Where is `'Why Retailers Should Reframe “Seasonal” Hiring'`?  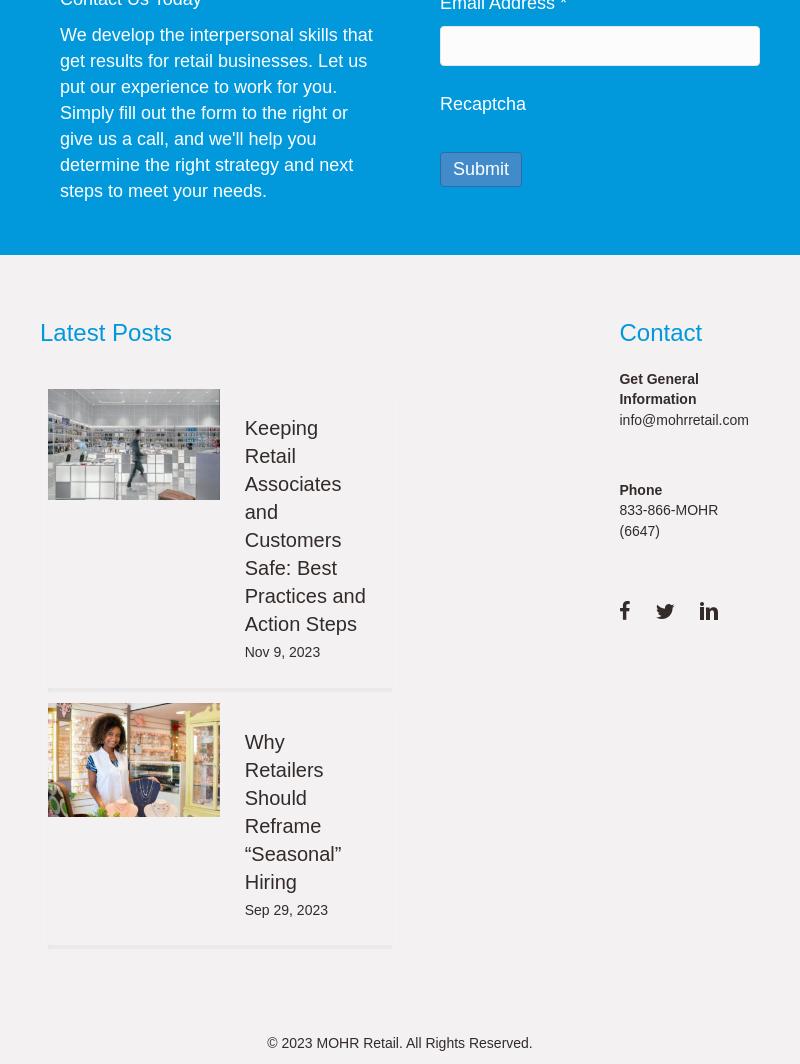 'Why Retailers Should Reframe “Seasonal” Hiring' is located at coordinates (292, 810).